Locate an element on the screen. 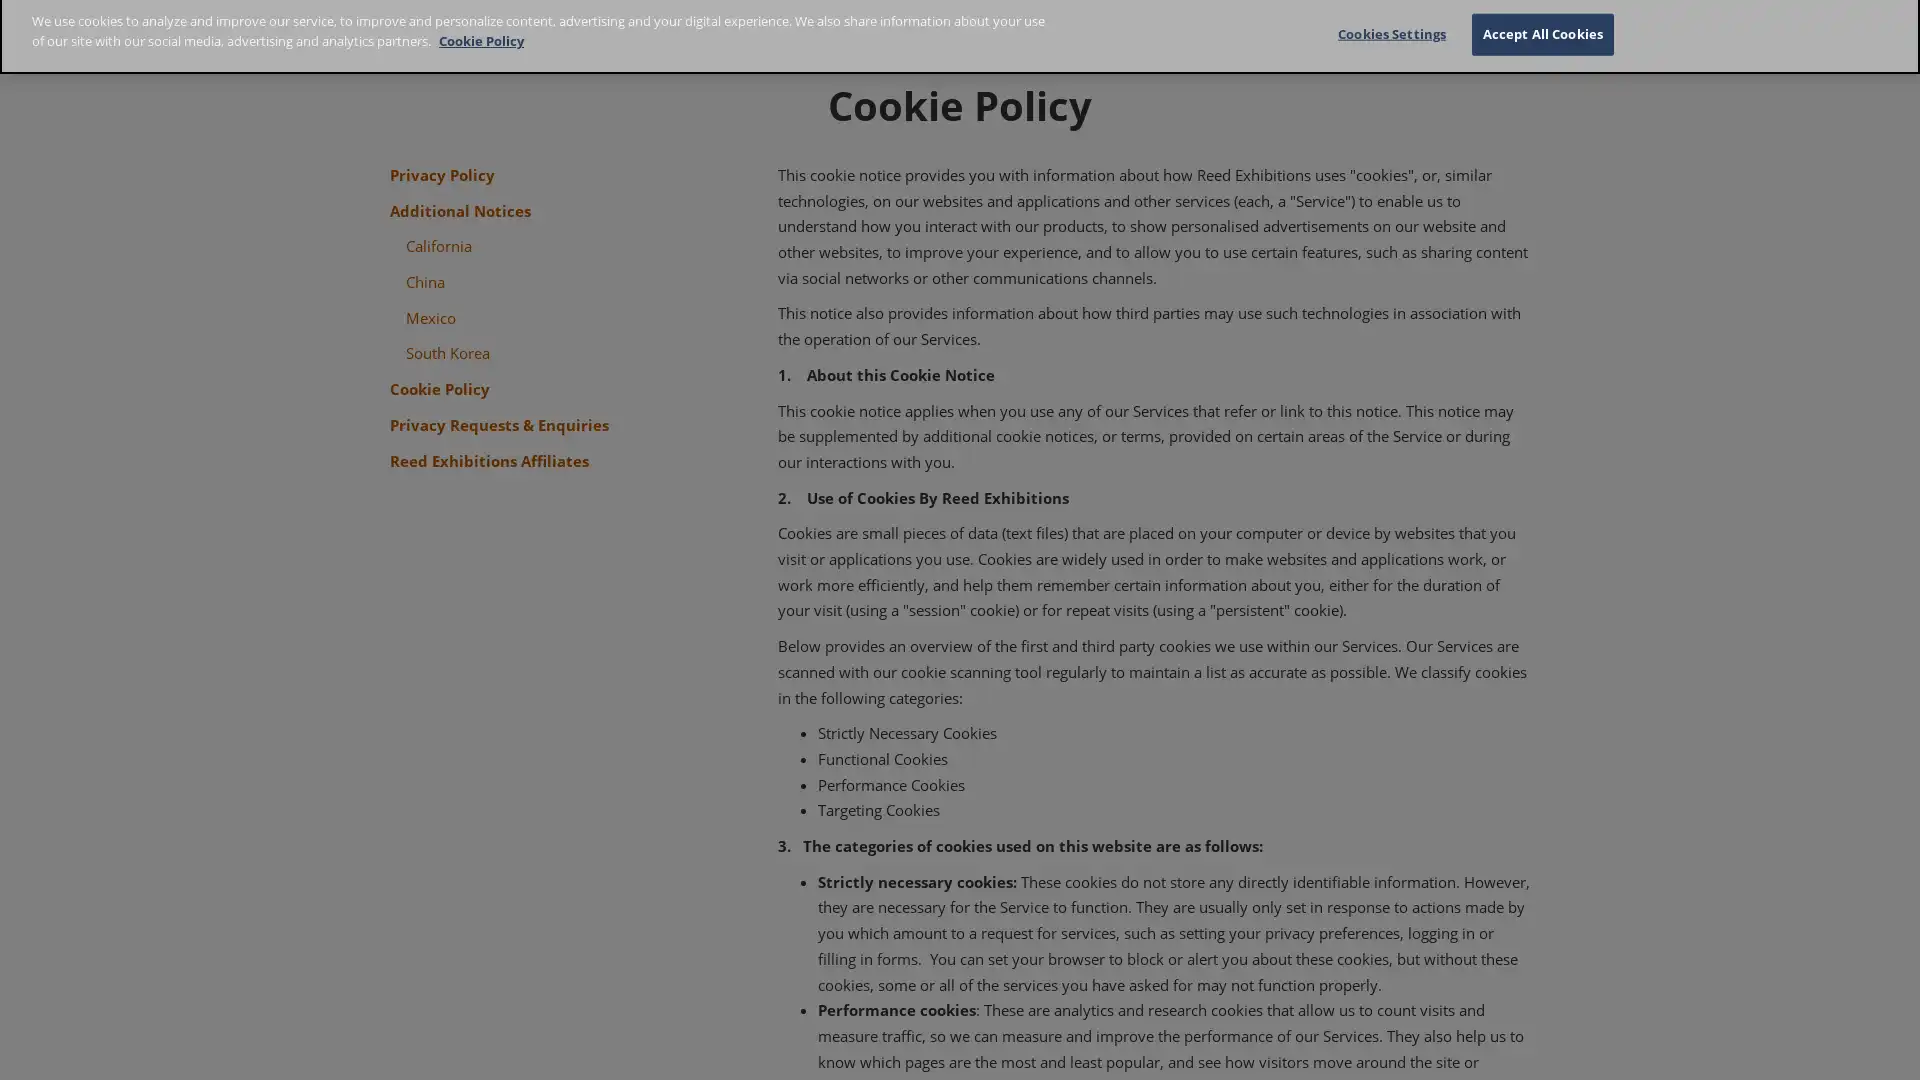 The height and width of the screenshot is (1080, 1920). Cookies Settings is located at coordinates (1390, 42).